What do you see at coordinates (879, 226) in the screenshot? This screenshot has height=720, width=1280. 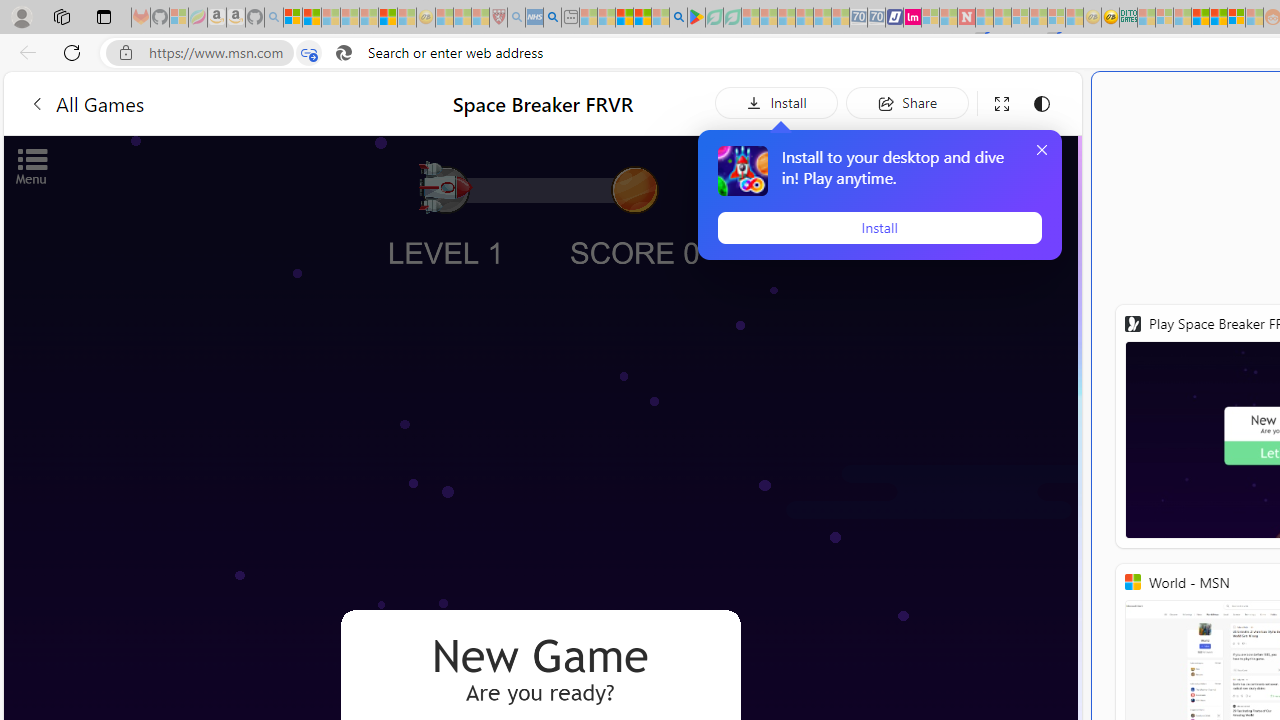 I see `'Install'` at bounding box center [879, 226].